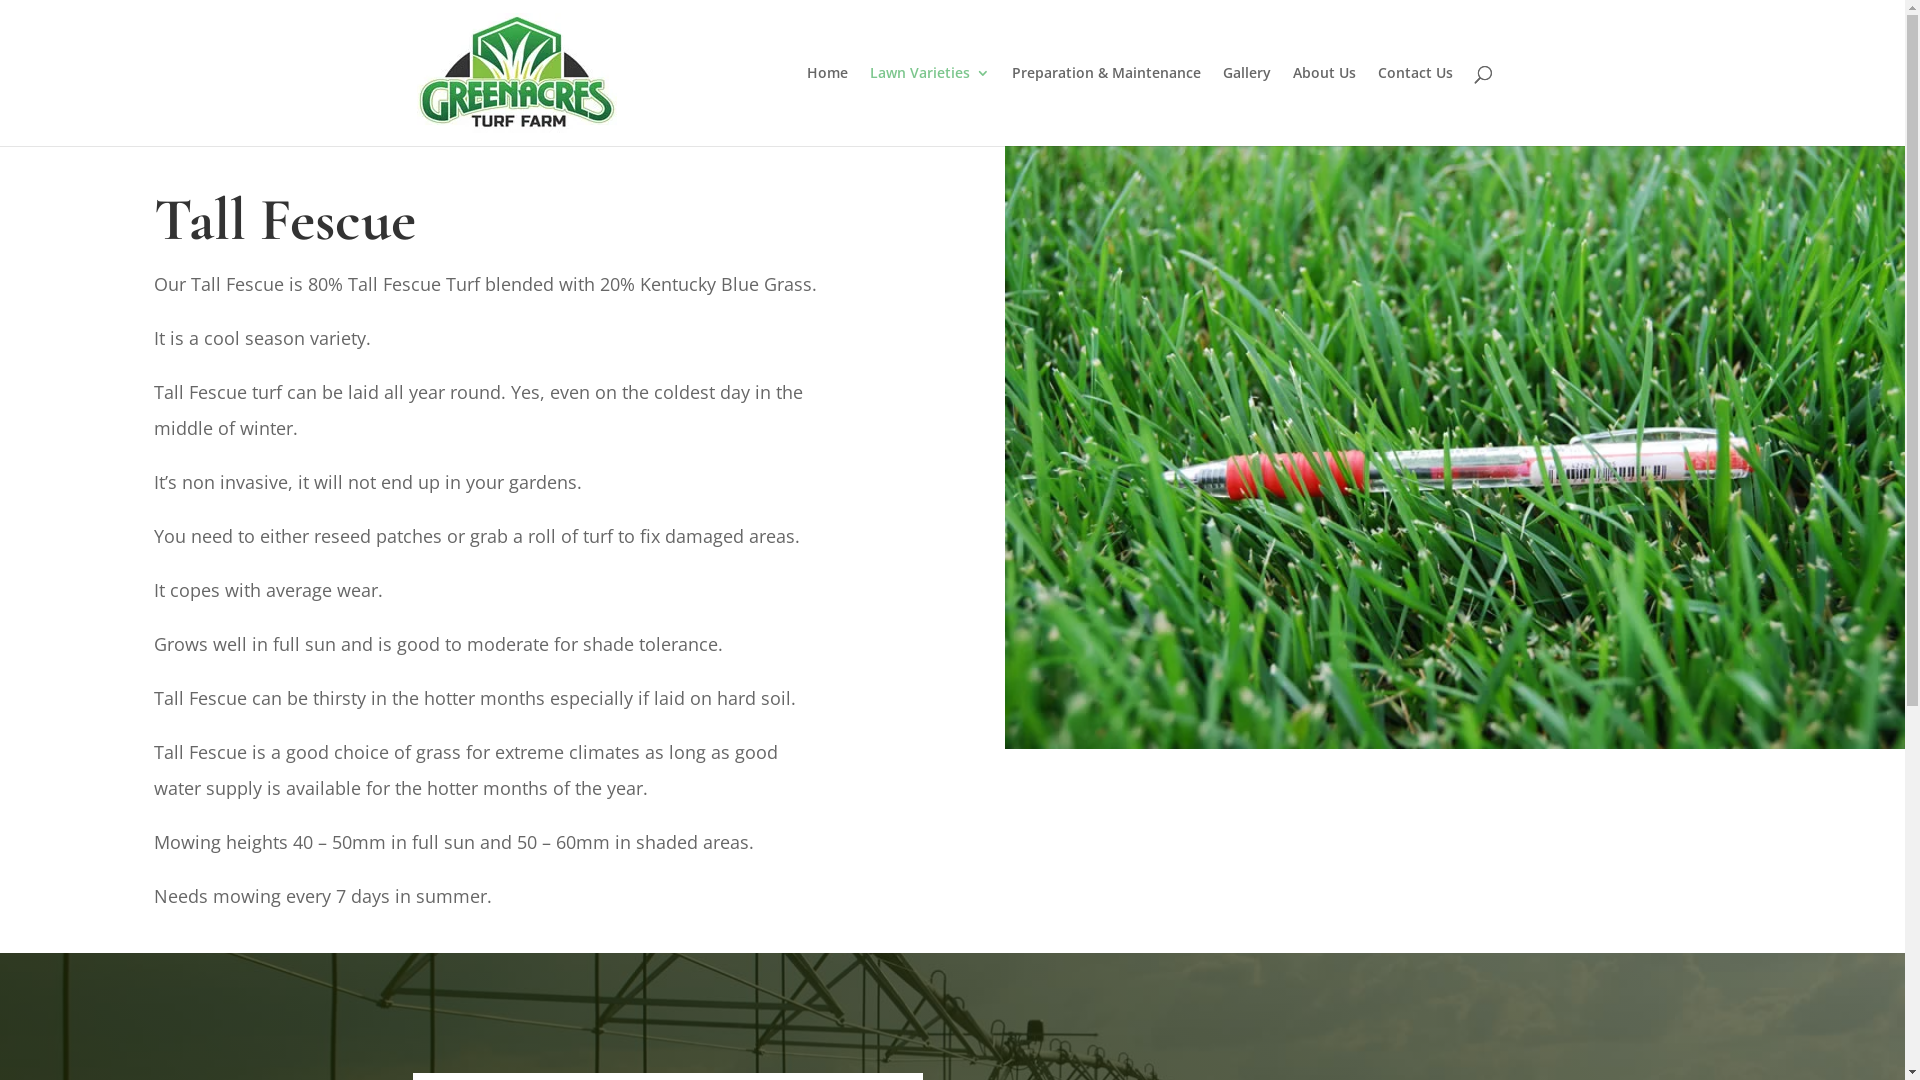  I want to click on 'Gallery', so click(1245, 105).